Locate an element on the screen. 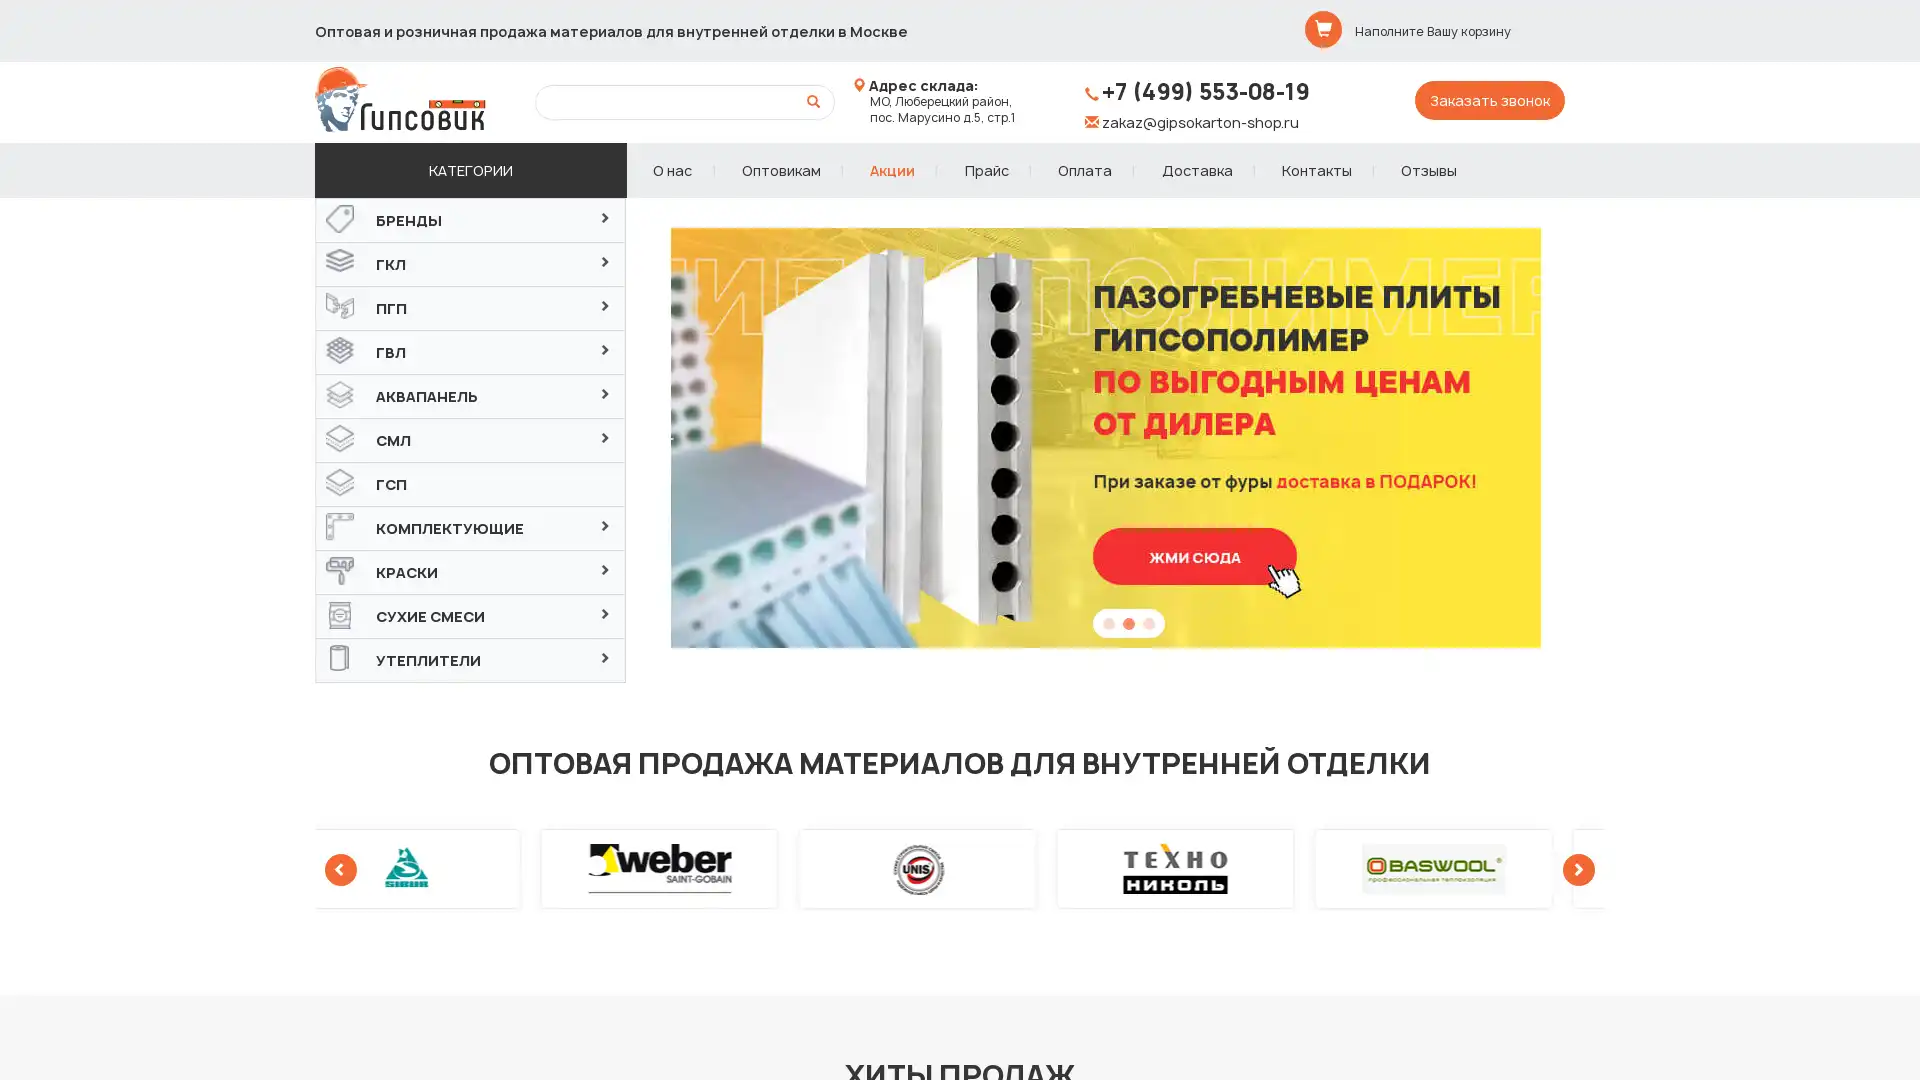 The image size is (1920, 1080). 3 is located at coordinates (1148, 627).